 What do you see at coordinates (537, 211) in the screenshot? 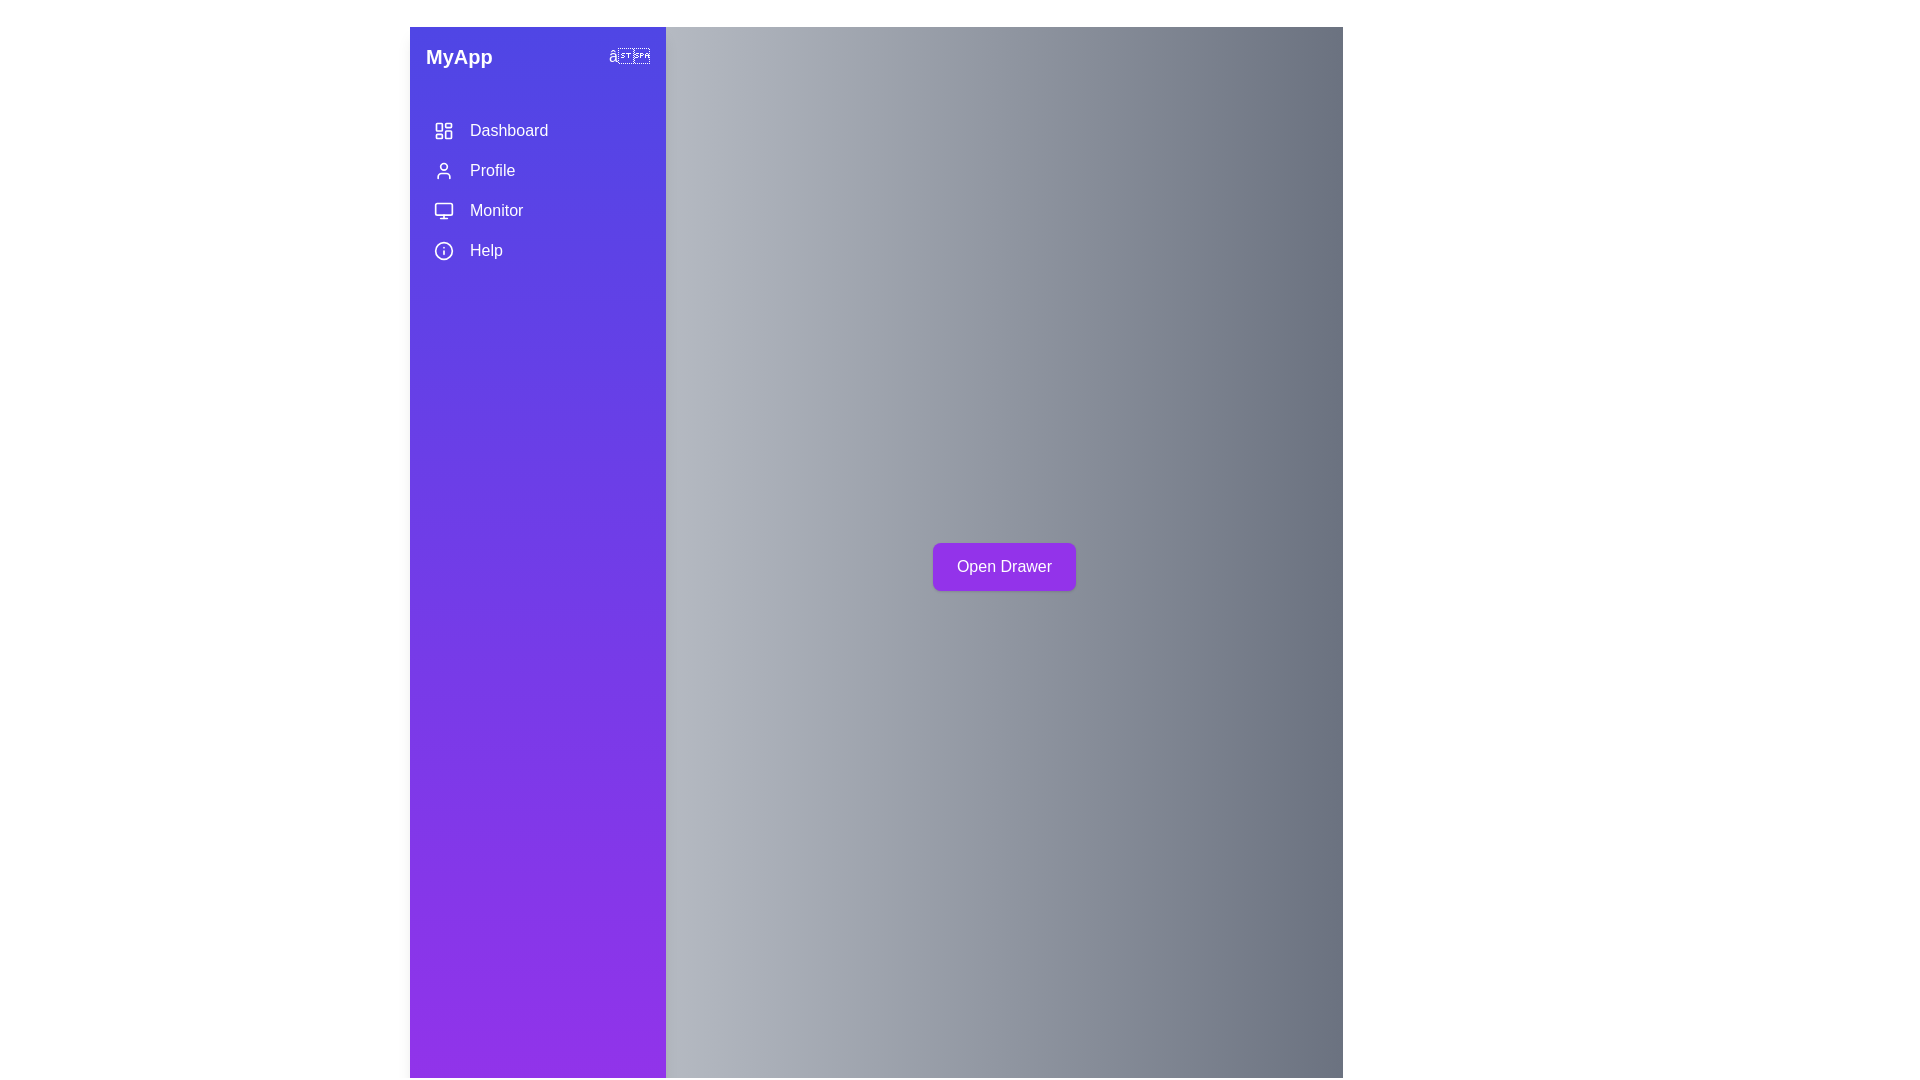
I see `the menu item Monitor by clicking on it` at bounding box center [537, 211].